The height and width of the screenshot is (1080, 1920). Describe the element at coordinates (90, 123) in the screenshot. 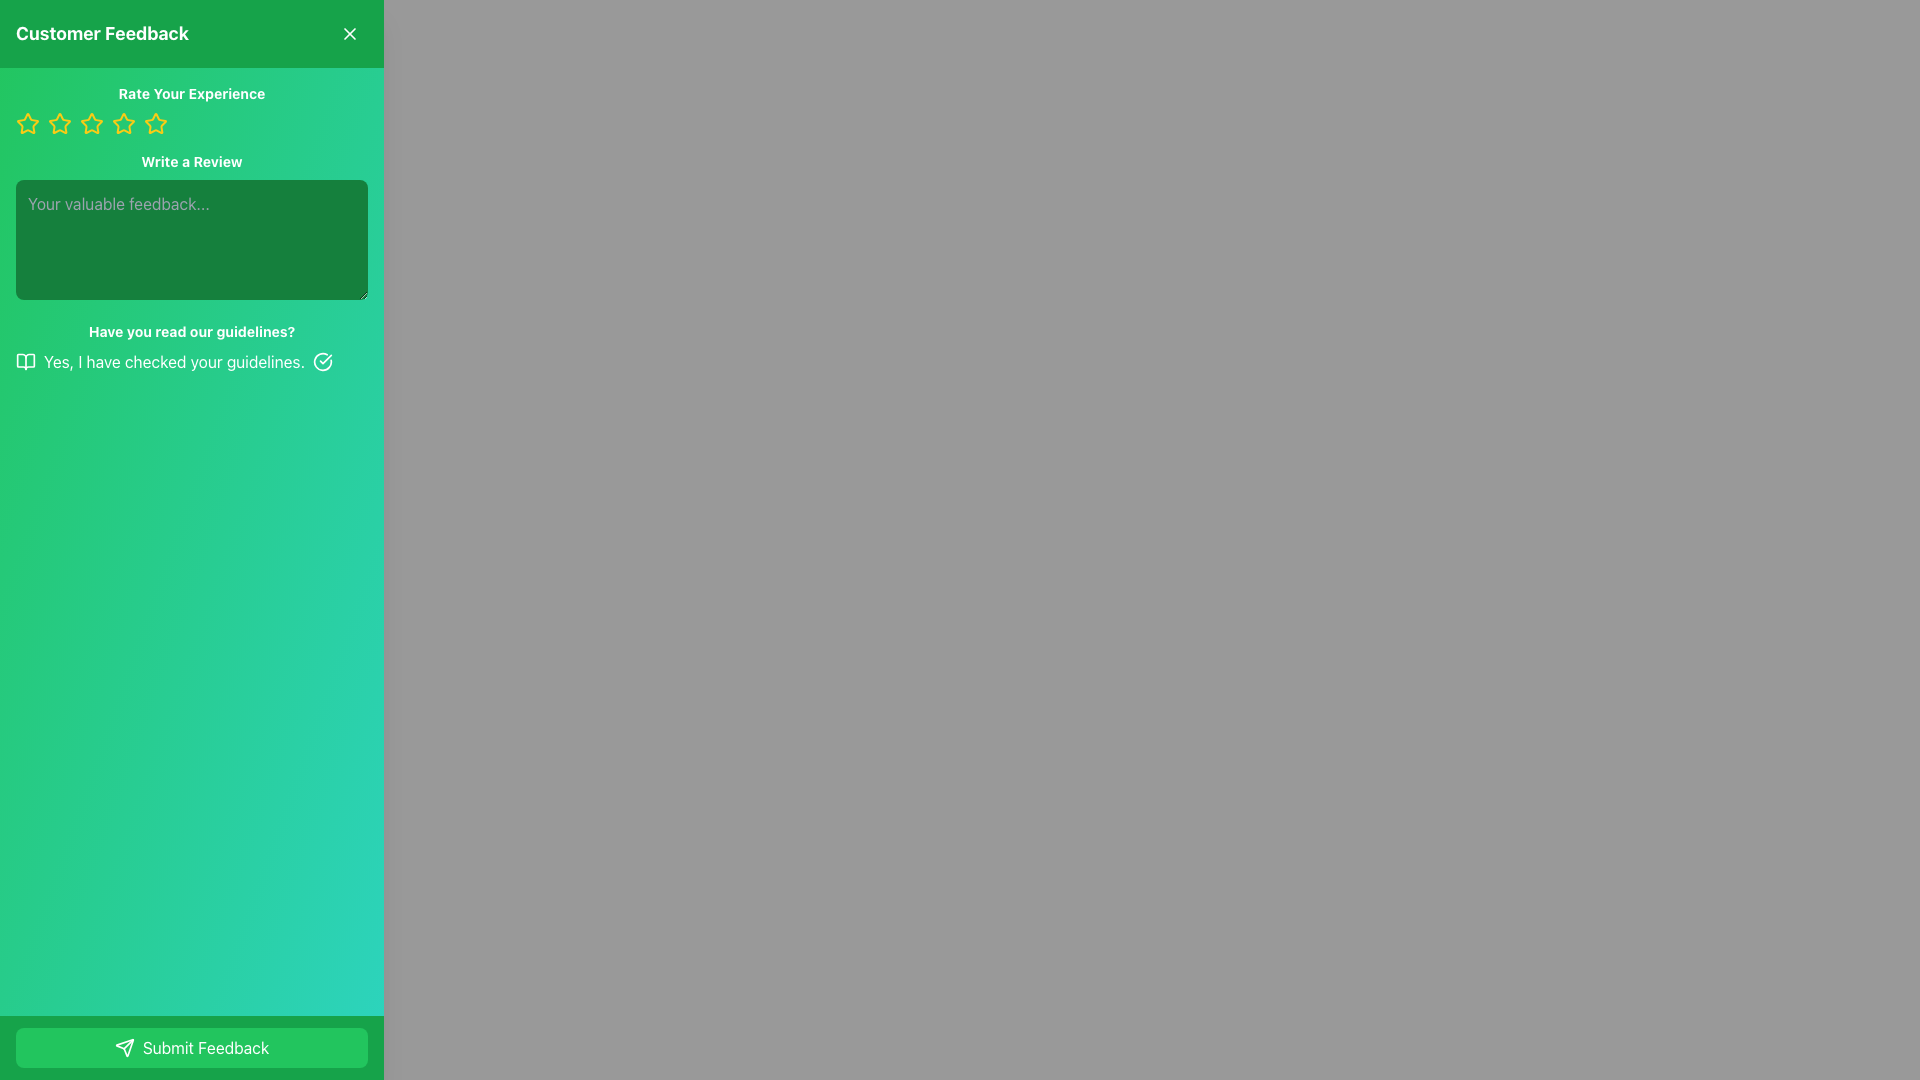

I see `the fourth star icon in the rating mechanism located below 'Rate Your Experience' and above 'Write a Review'` at that location.